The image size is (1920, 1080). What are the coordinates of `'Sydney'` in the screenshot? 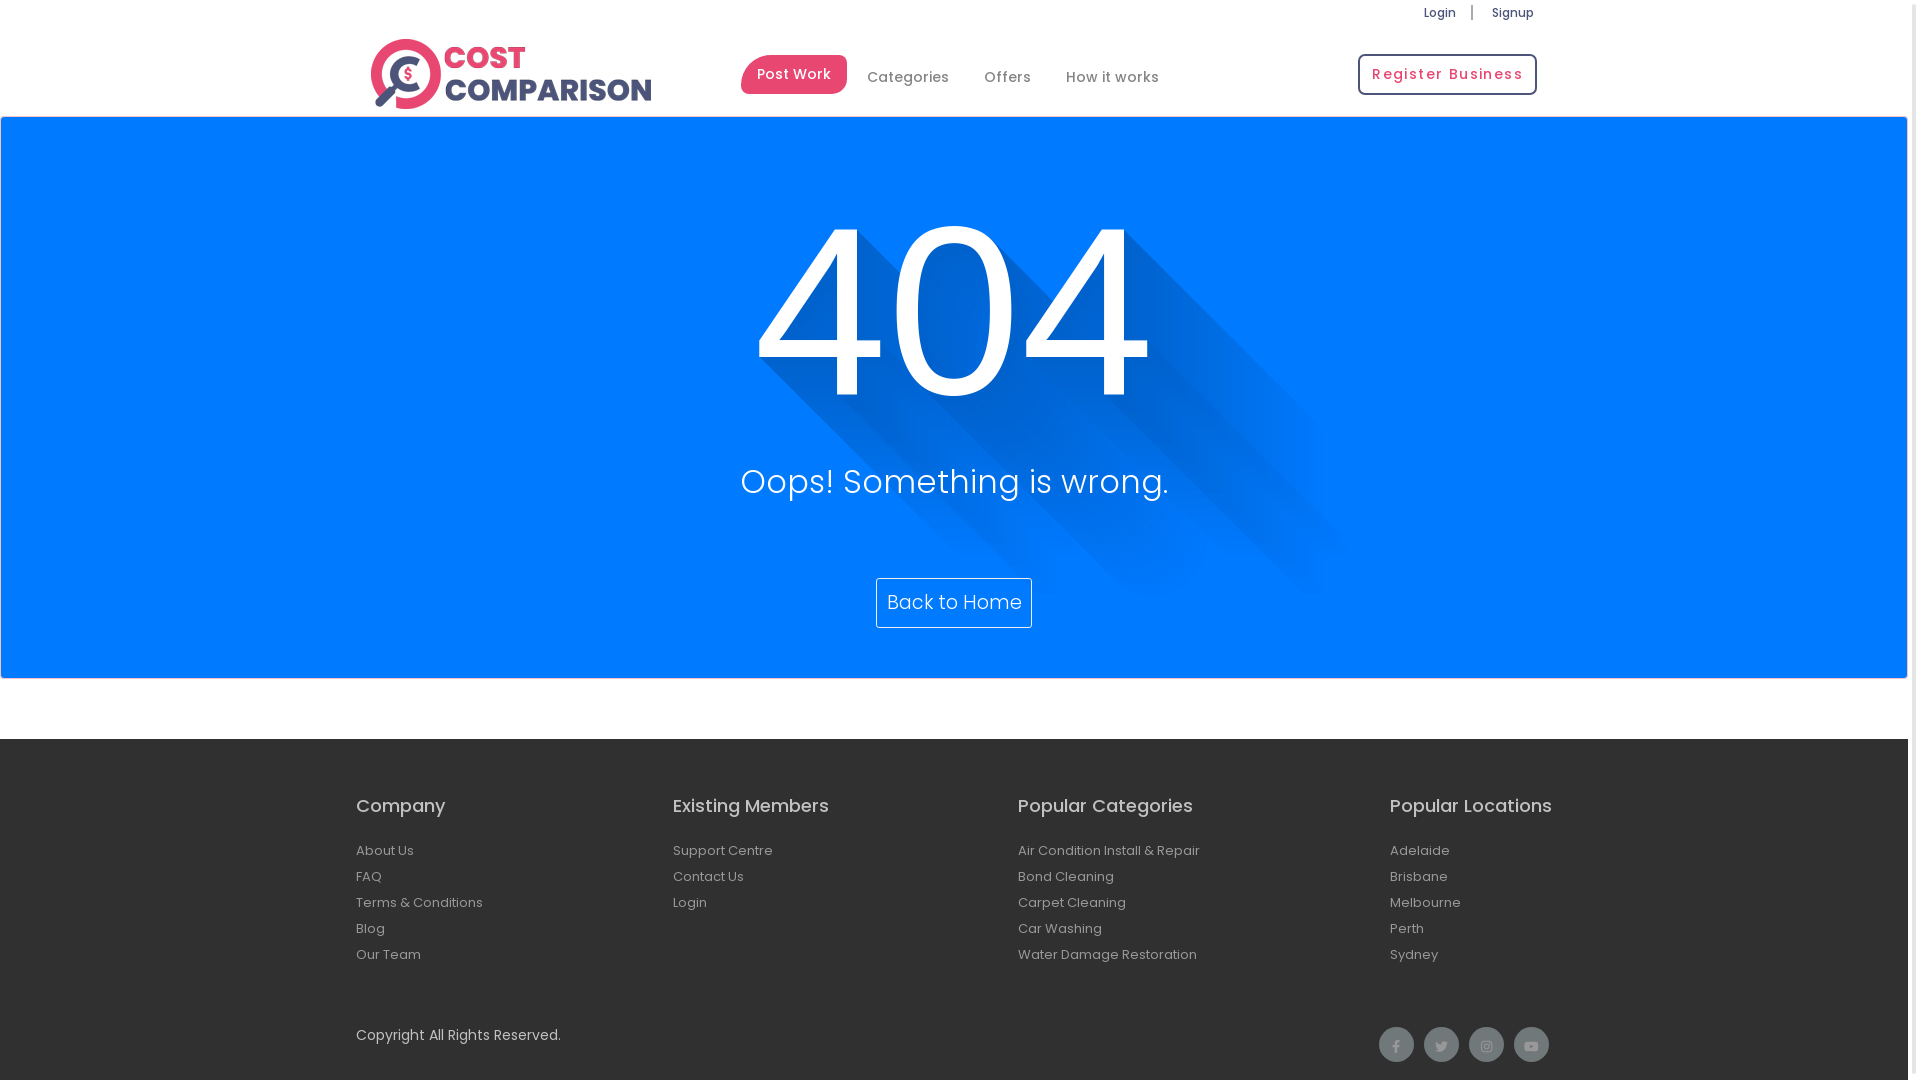 It's located at (1413, 953).